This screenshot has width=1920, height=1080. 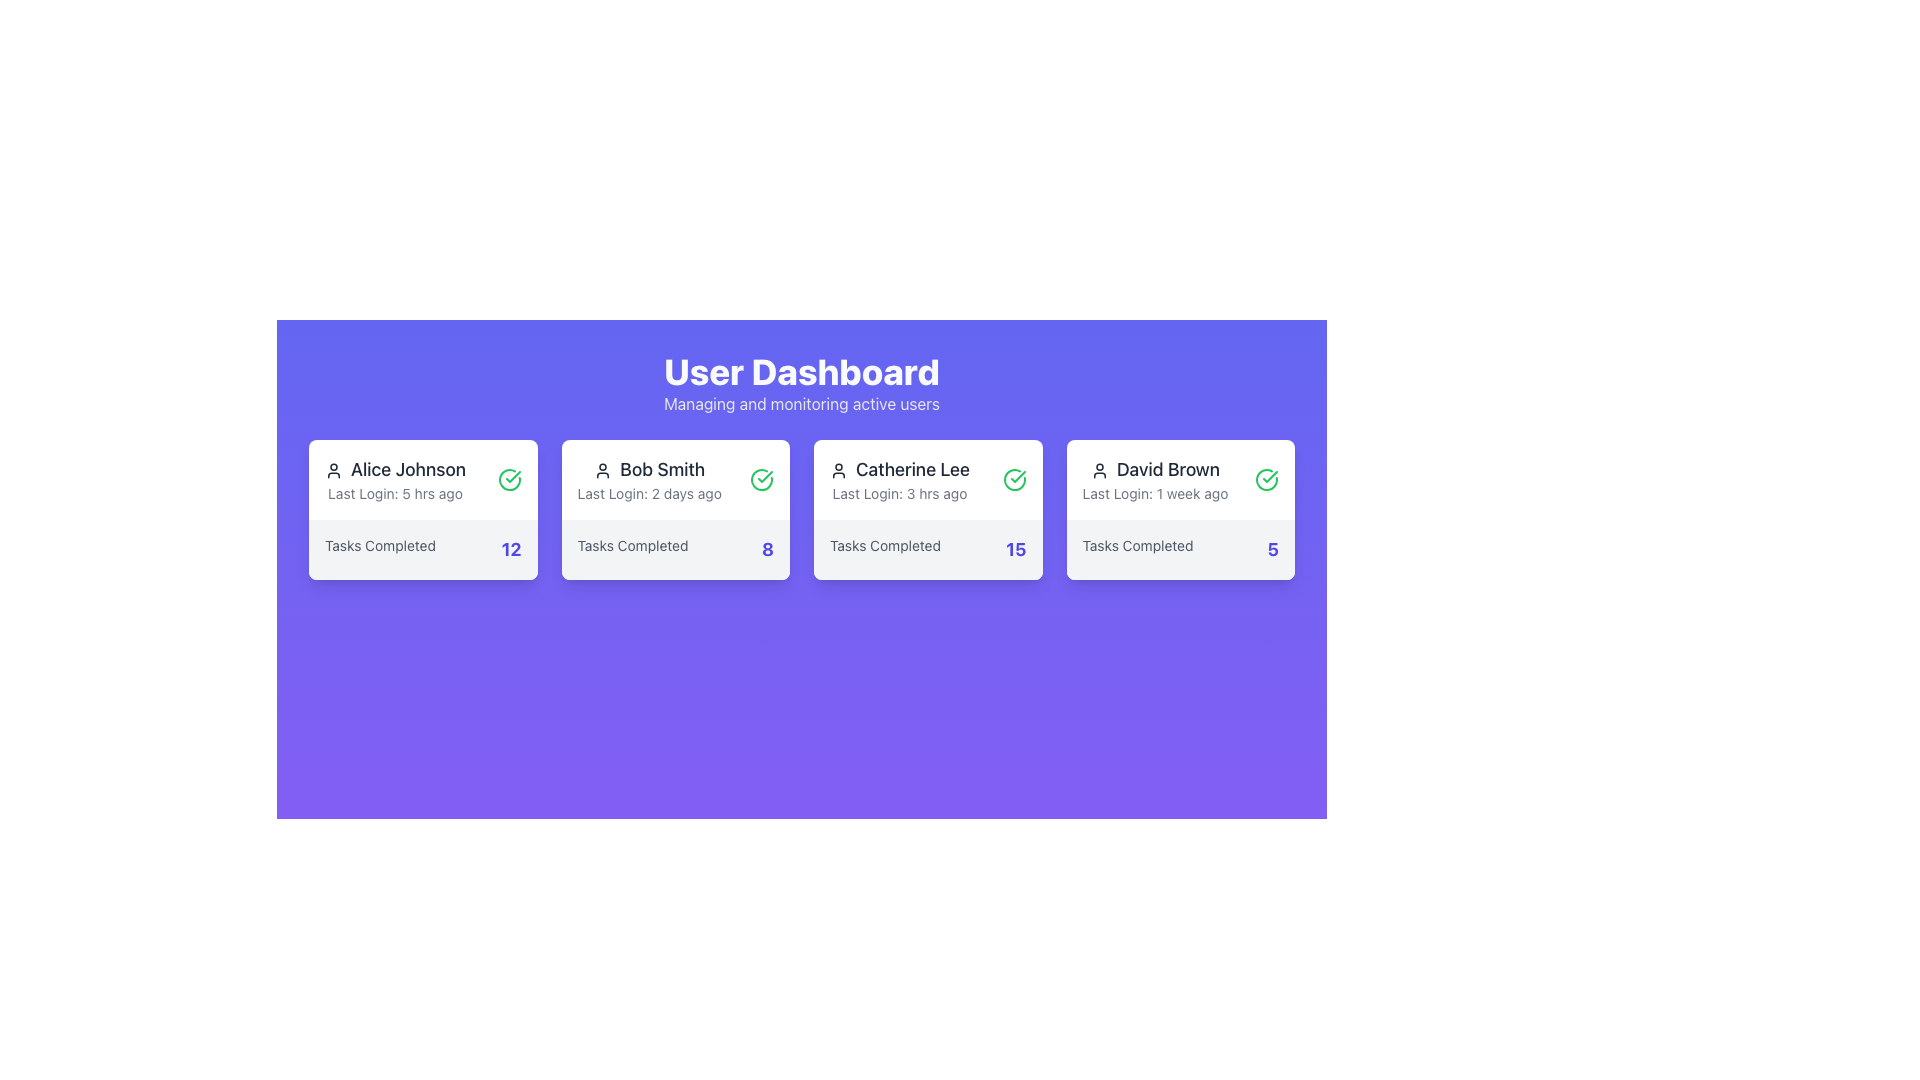 I want to click on the green checkmark icon located to the right of the user's name 'David Brown' in the top right section of the user profile card, so click(x=764, y=477).